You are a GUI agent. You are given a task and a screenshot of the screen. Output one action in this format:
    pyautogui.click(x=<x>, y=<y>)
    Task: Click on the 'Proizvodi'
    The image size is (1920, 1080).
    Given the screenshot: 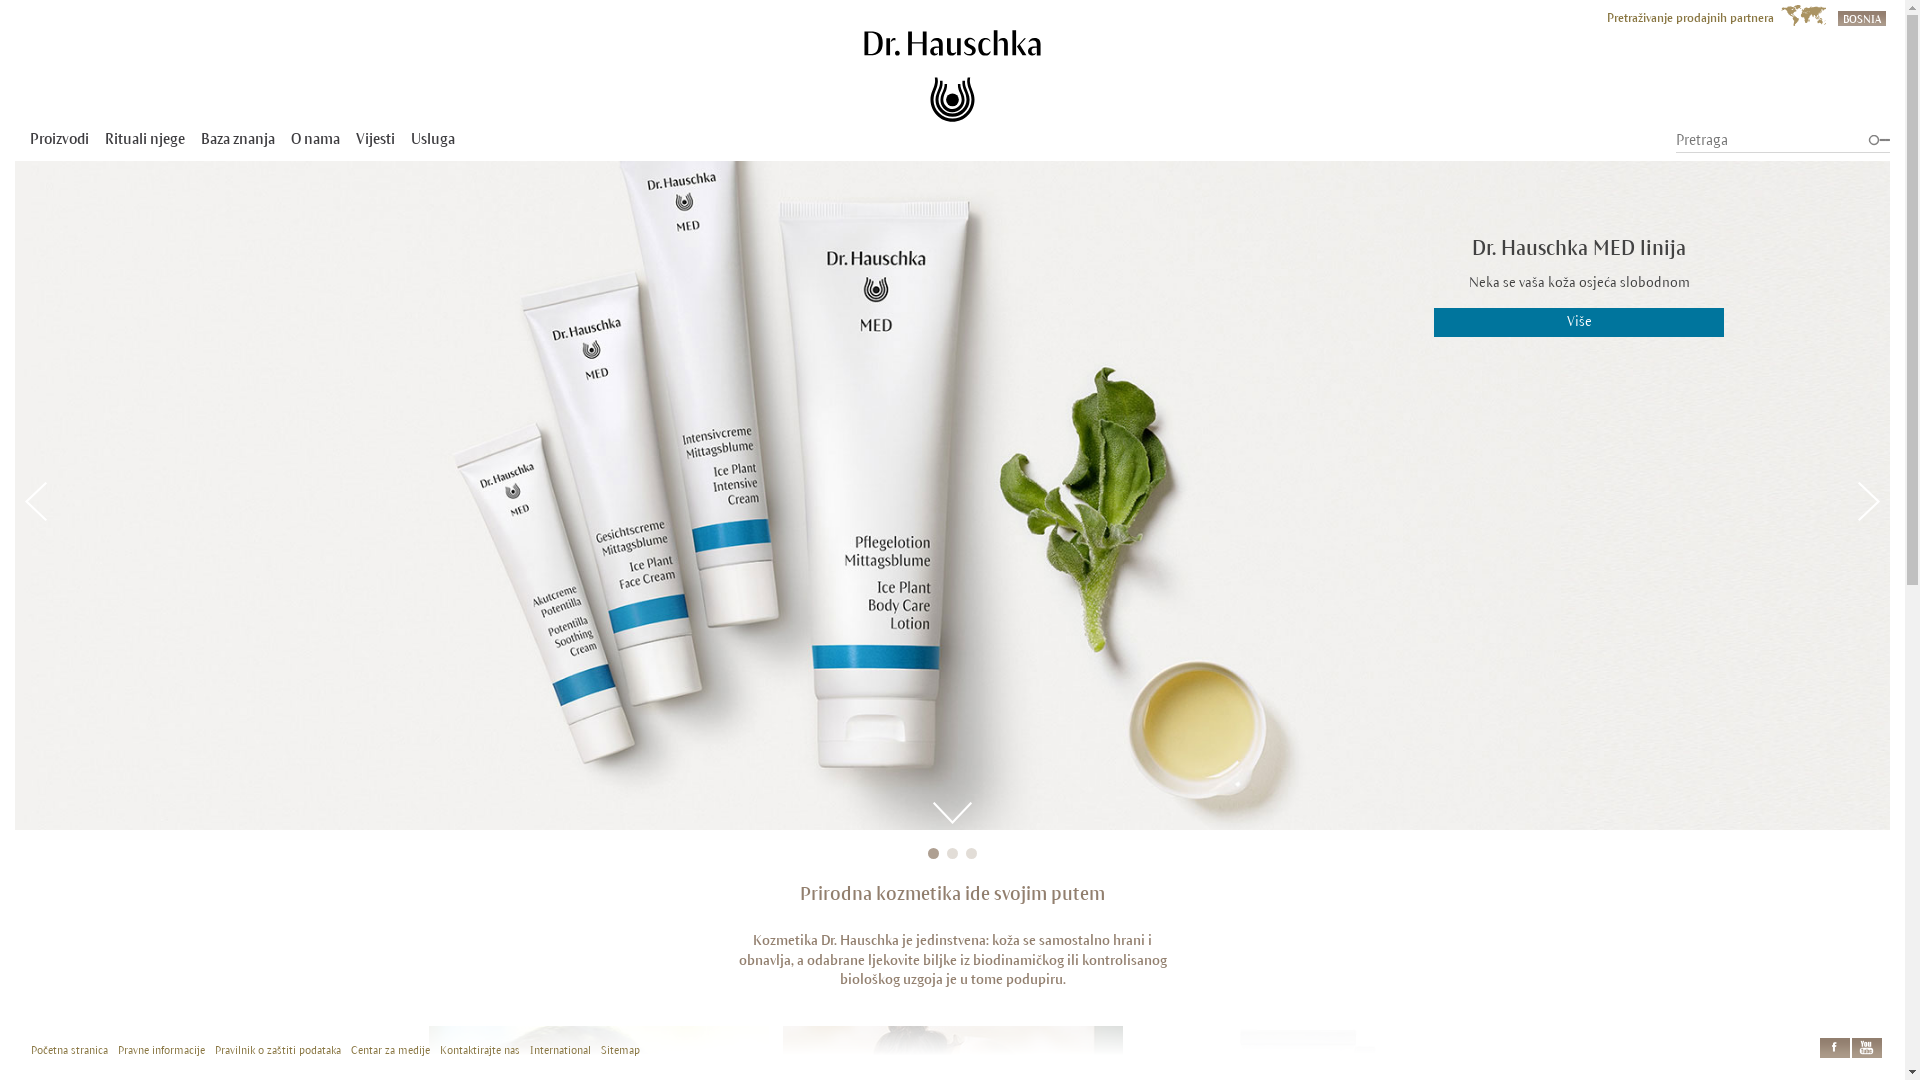 What is the action you would take?
    pyautogui.click(x=59, y=137)
    